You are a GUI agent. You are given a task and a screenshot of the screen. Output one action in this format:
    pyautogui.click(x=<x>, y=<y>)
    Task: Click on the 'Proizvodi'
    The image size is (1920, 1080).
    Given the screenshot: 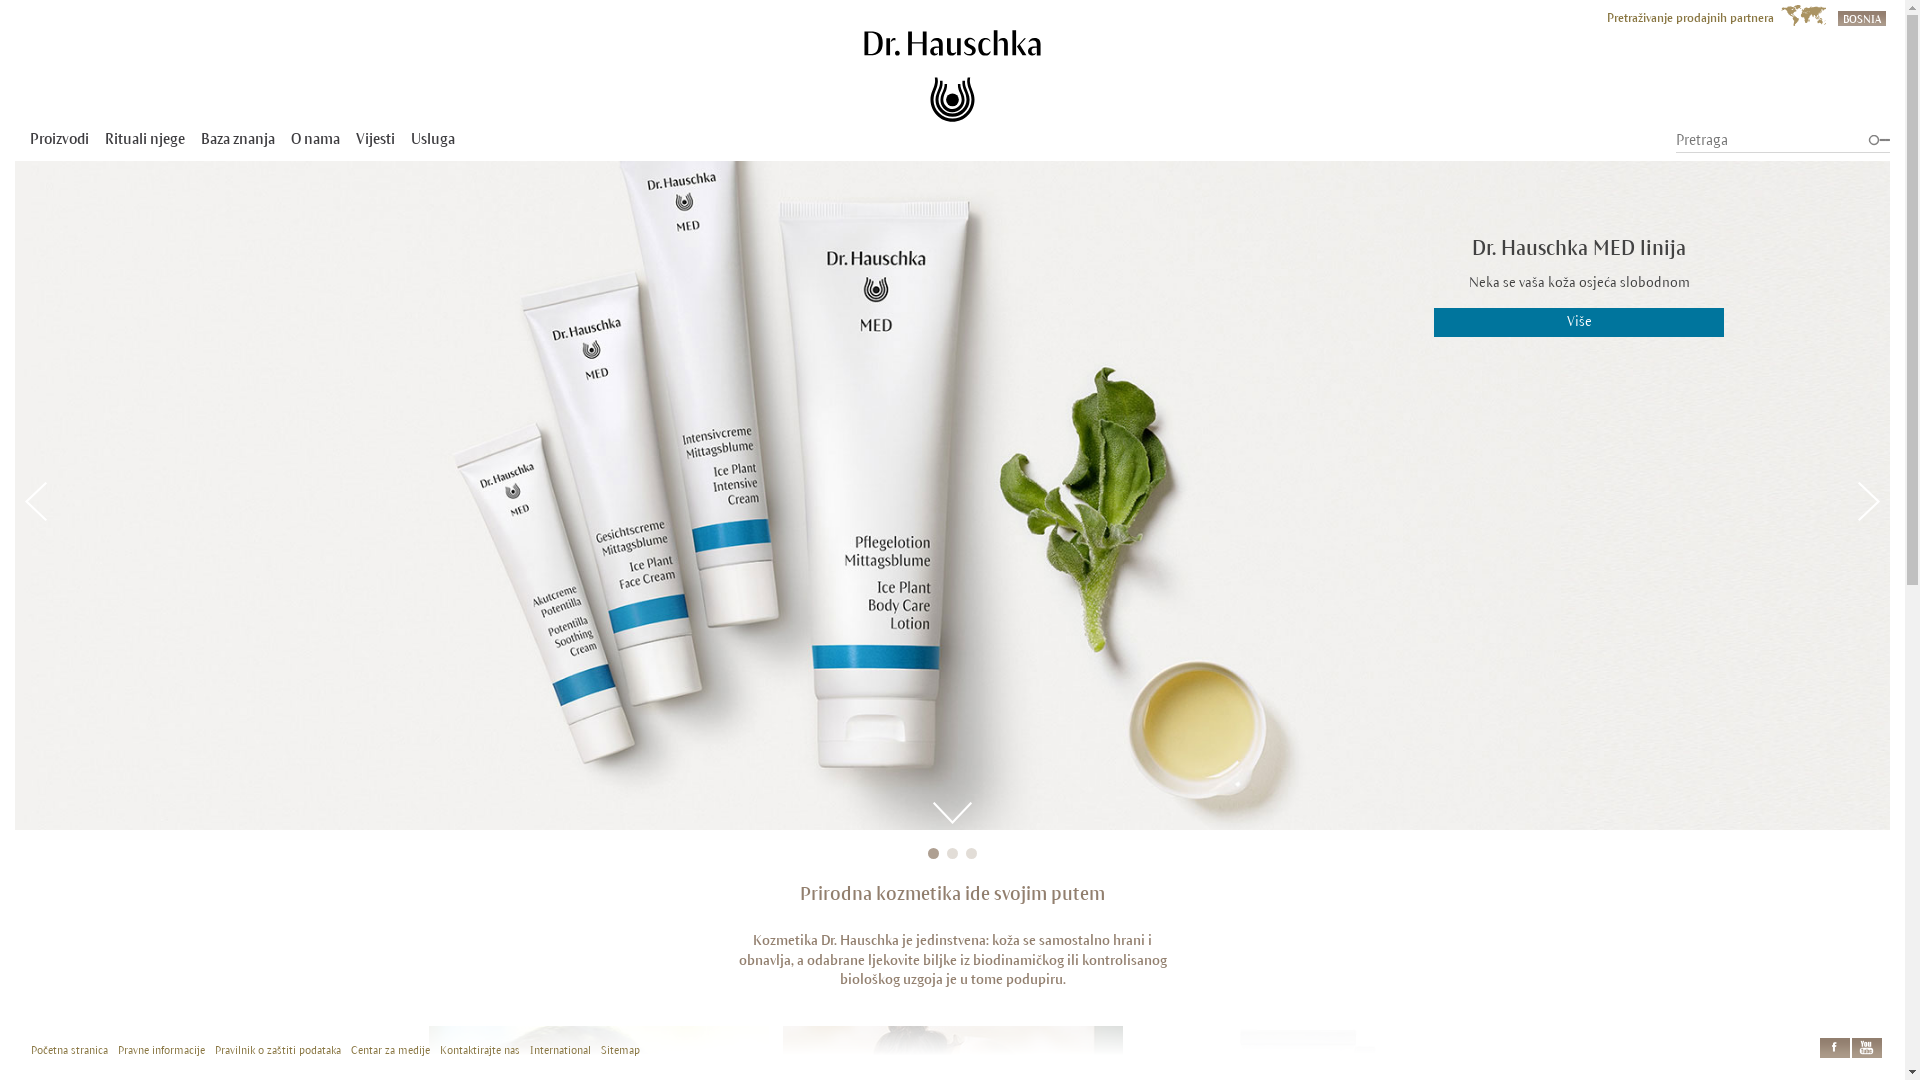 What is the action you would take?
    pyautogui.click(x=59, y=137)
    